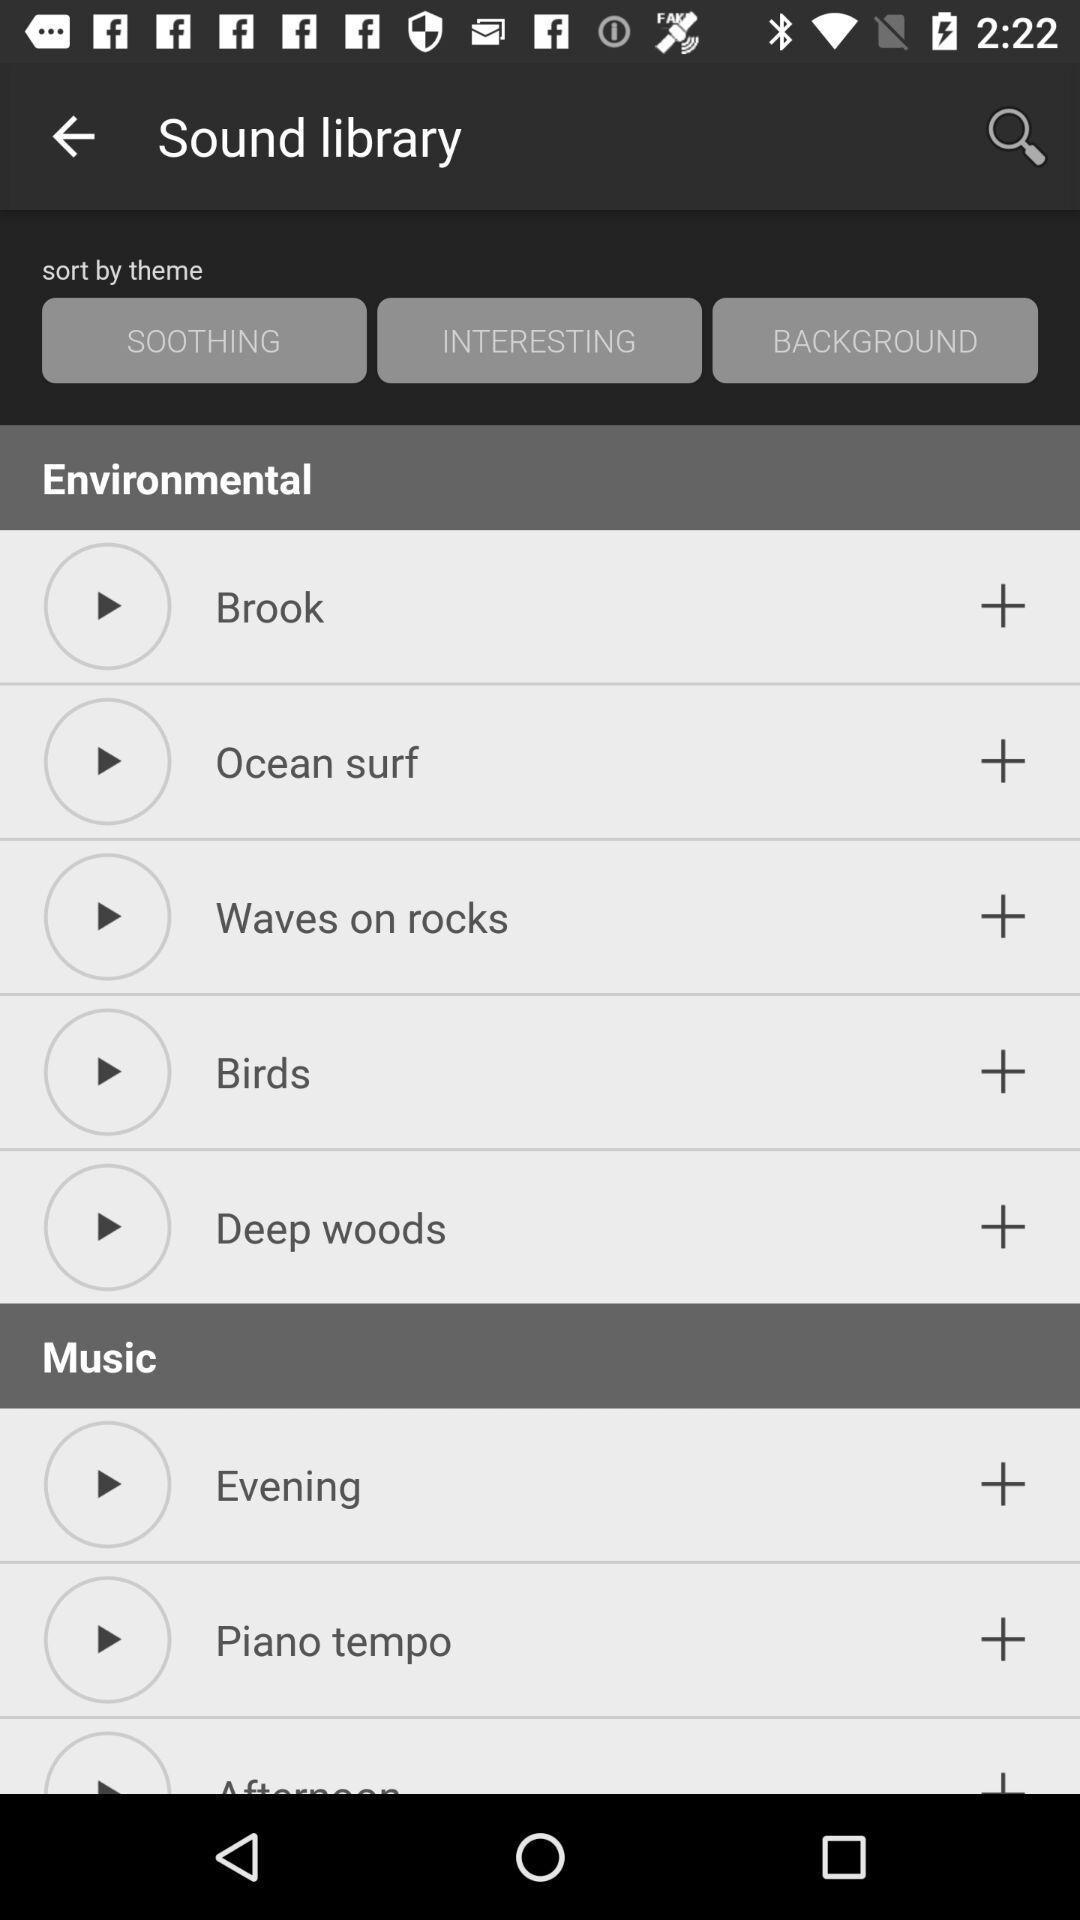  What do you see at coordinates (538, 340) in the screenshot?
I see `interesting item` at bounding box center [538, 340].